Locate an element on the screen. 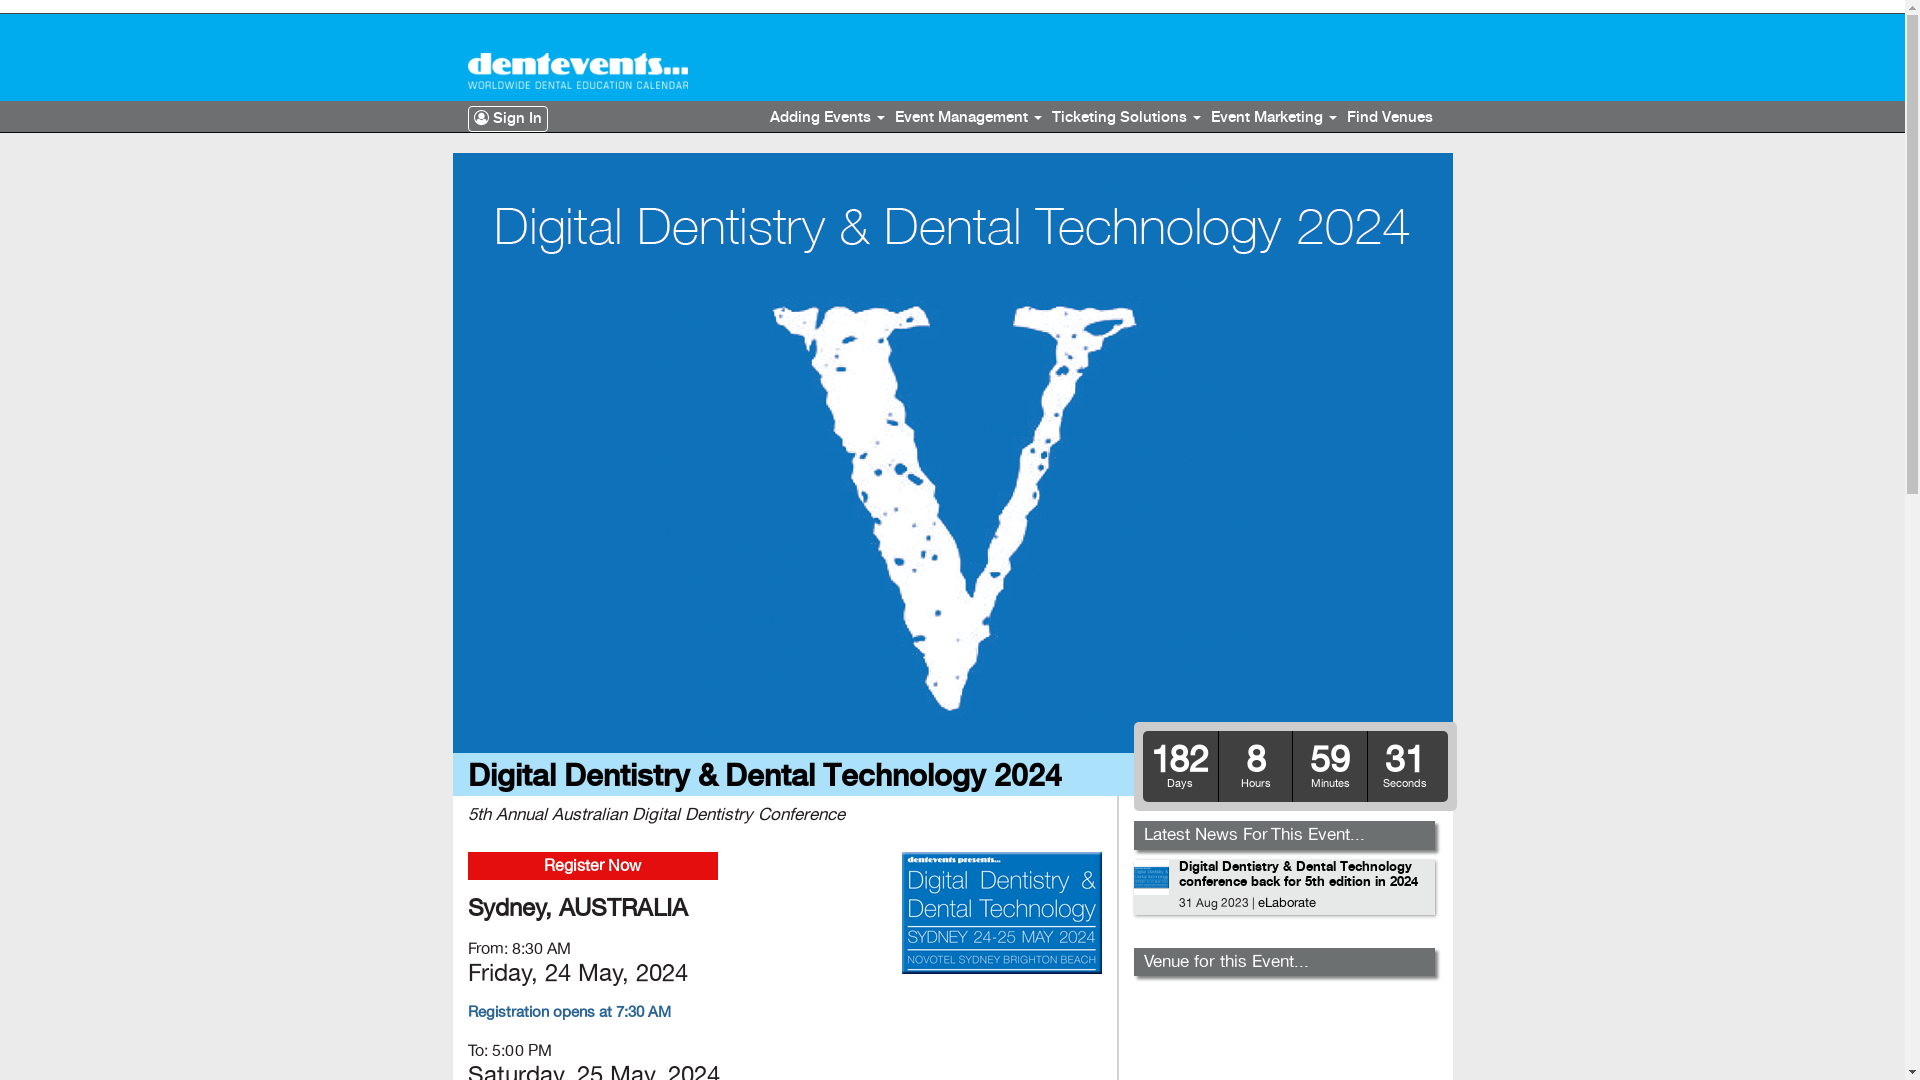  'Latest News For This Event...' is located at coordinates (1253, 834).